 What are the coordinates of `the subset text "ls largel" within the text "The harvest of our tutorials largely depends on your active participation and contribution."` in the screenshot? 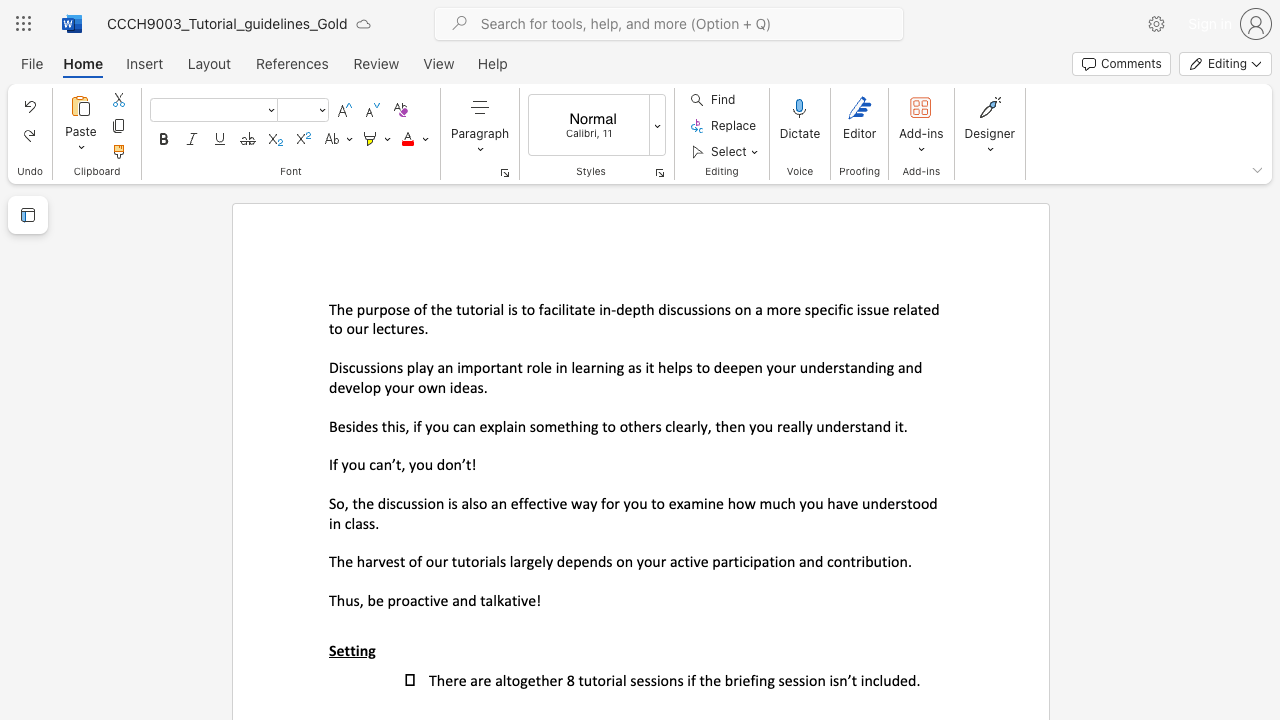 It's located at (496, 561).